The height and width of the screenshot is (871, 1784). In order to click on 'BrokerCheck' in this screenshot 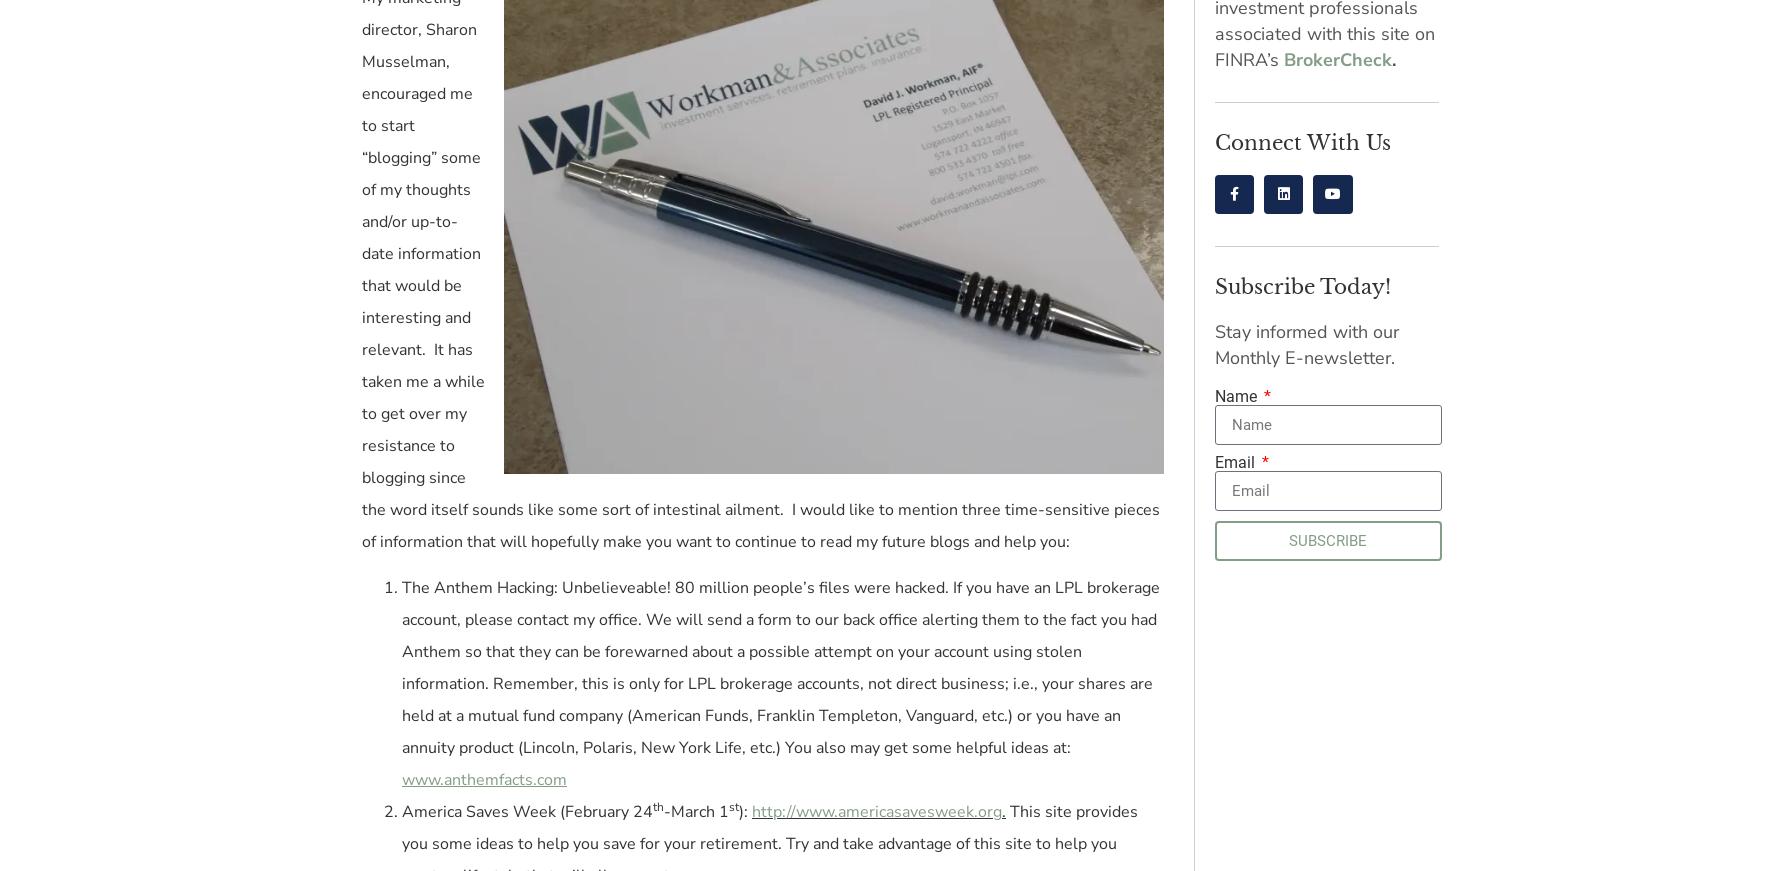, I will do `click(1338, 59)`.